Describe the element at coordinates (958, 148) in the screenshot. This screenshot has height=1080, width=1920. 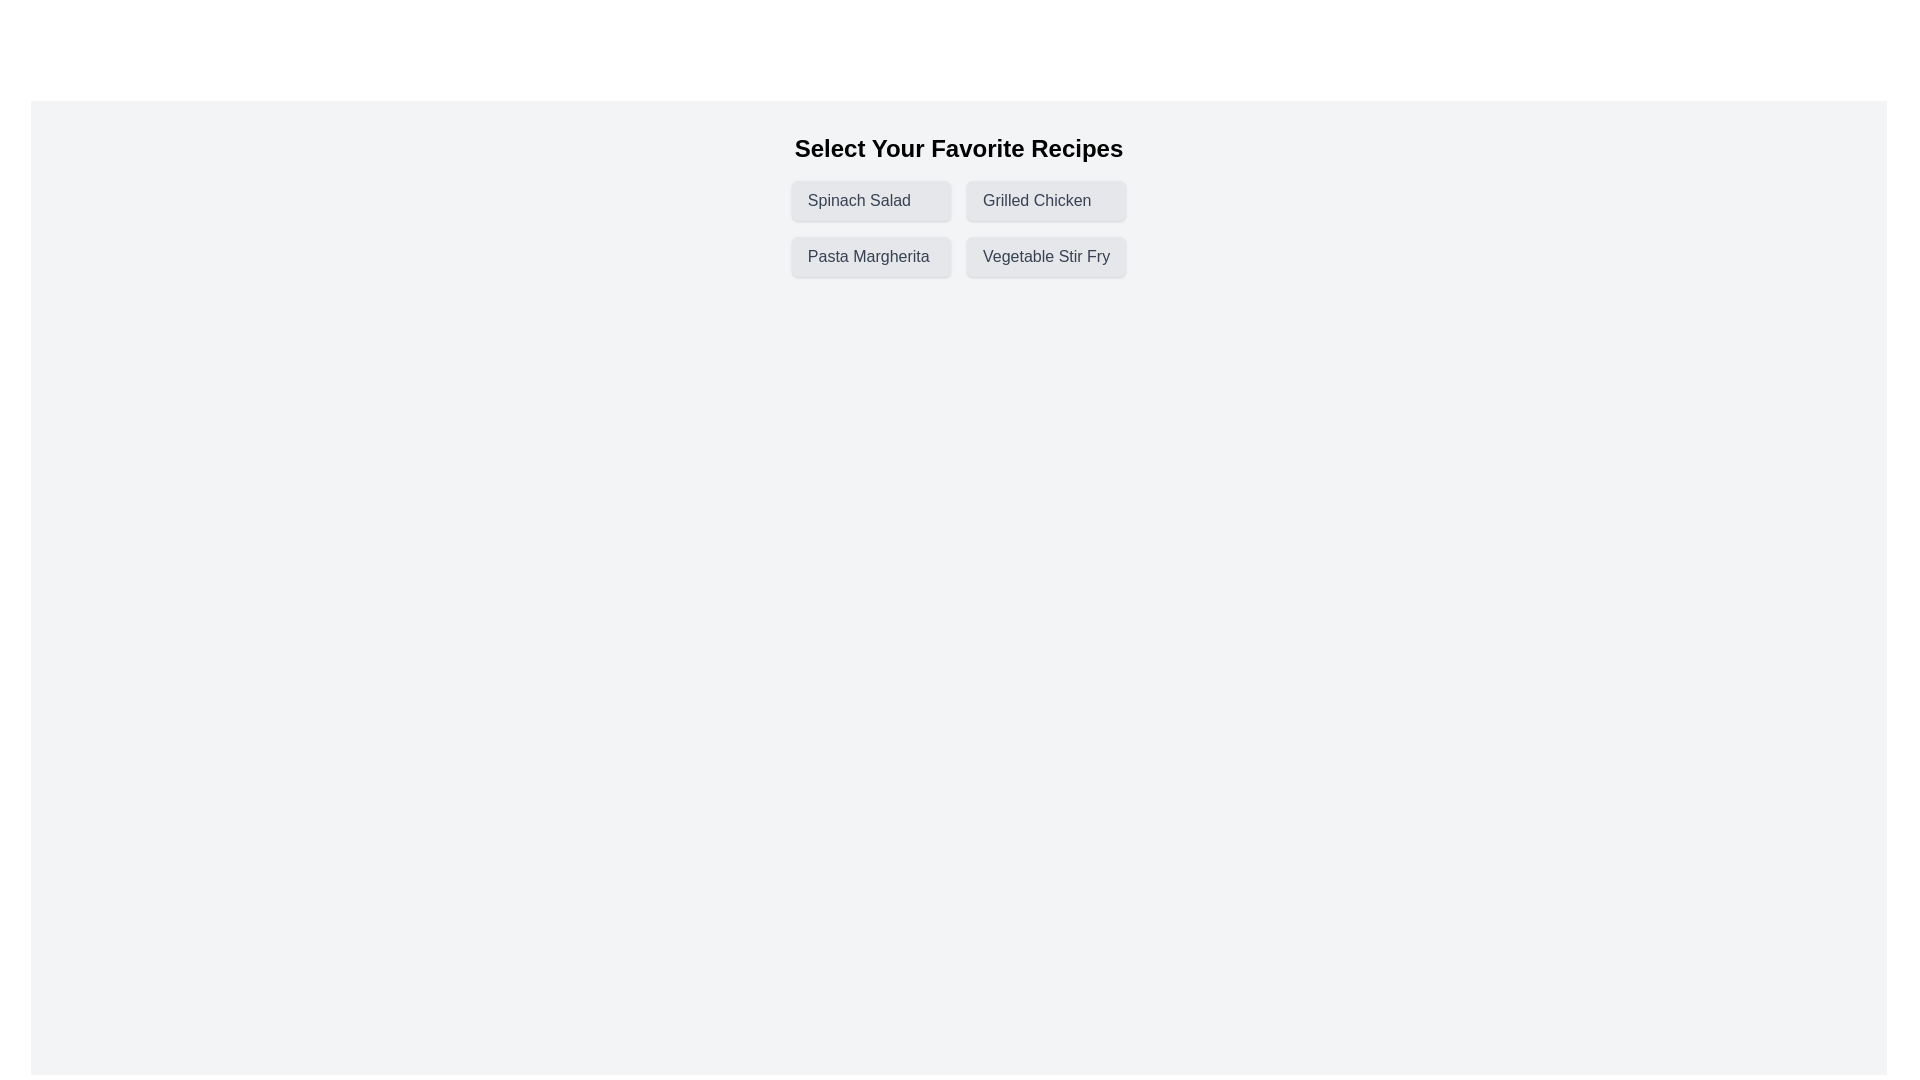
I see `the header text 'Select Your Favorite Recipes'` at that location.